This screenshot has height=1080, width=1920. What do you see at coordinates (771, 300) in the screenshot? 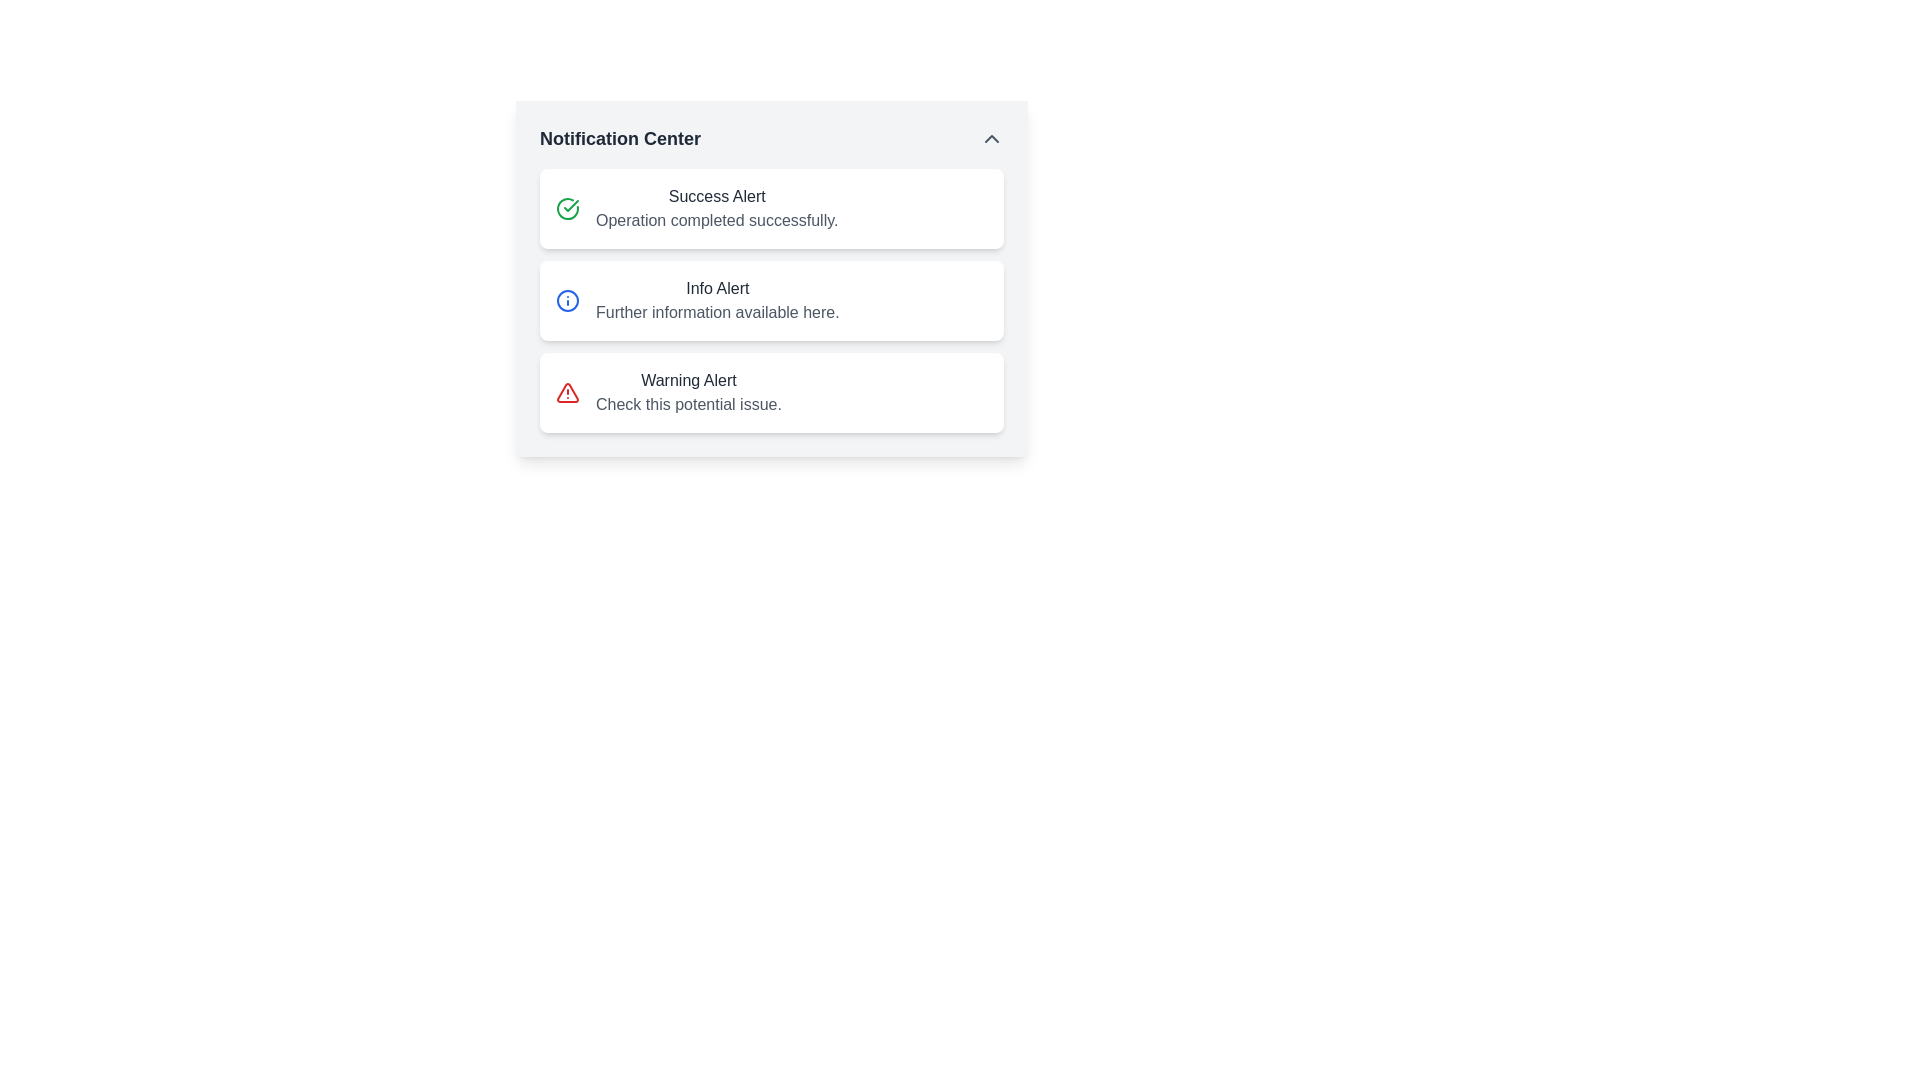
I see `the 'Info Alert' in the Informational Alert section to see more details about the alert message stating 'Further information available here.'` at bounding box center [771, 300].